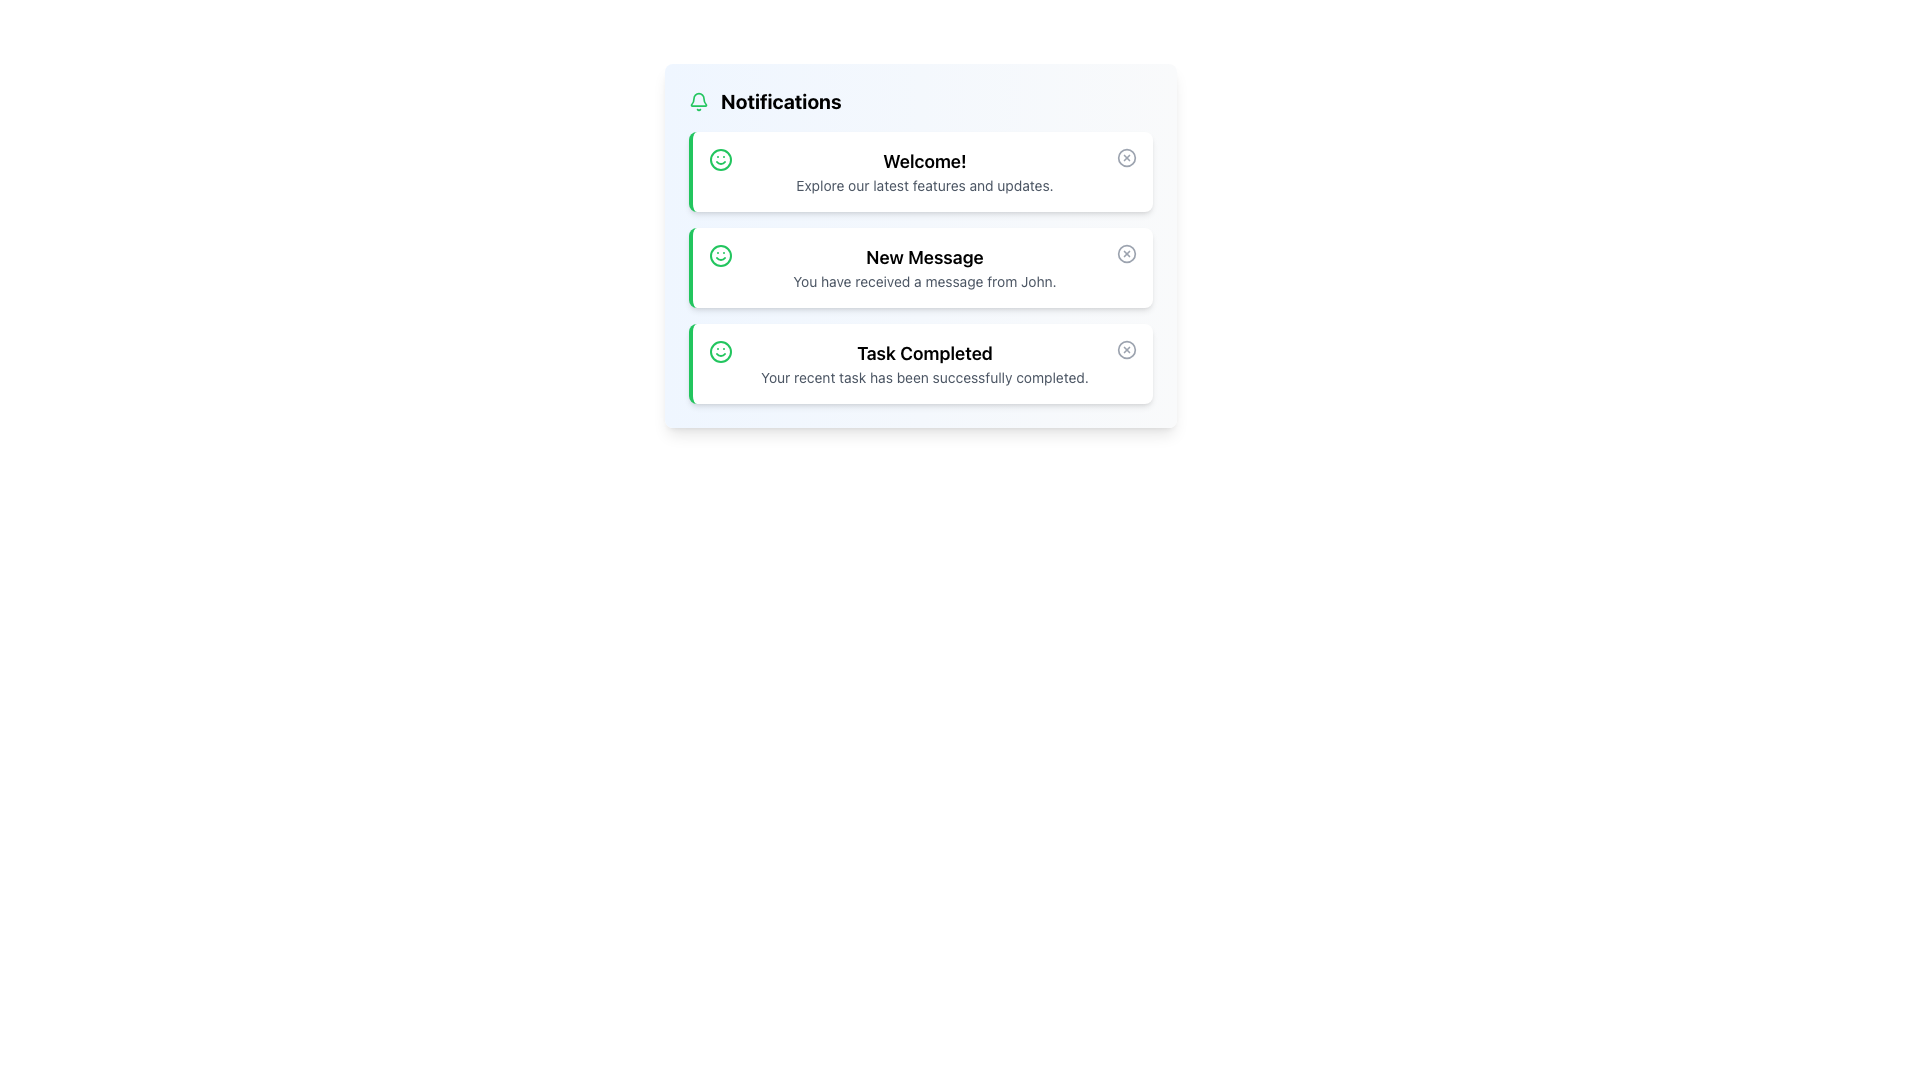 This screenshot has width=1920, height=1080. What do you see at coordinates (920, 245) in the screenshot?
I see `the notification card displaying a message about receiving a new message from John, which is the second card in the notifications panel` at bounding box center [920, 245].